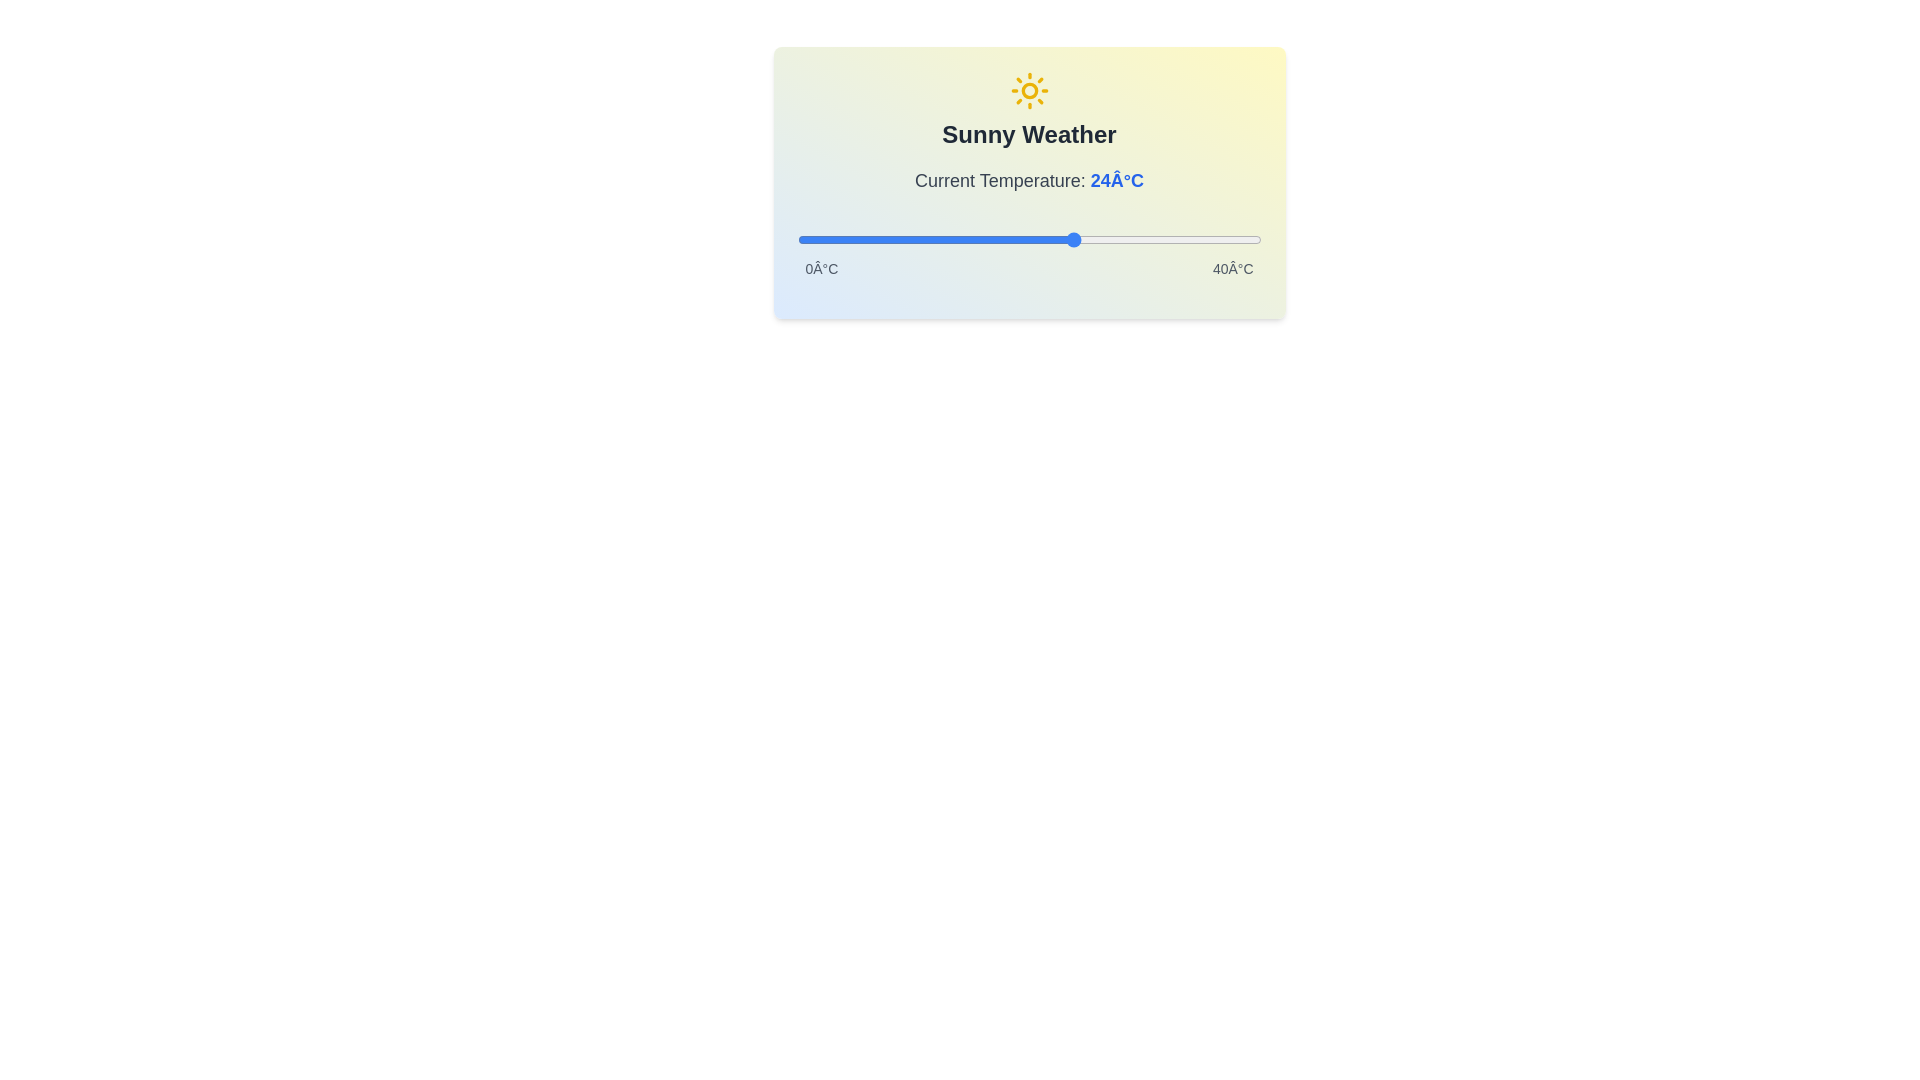  What do you see at coordinates (971, 238) in the screenshot?
I see `the temperature` at bounding box center [971, 238].